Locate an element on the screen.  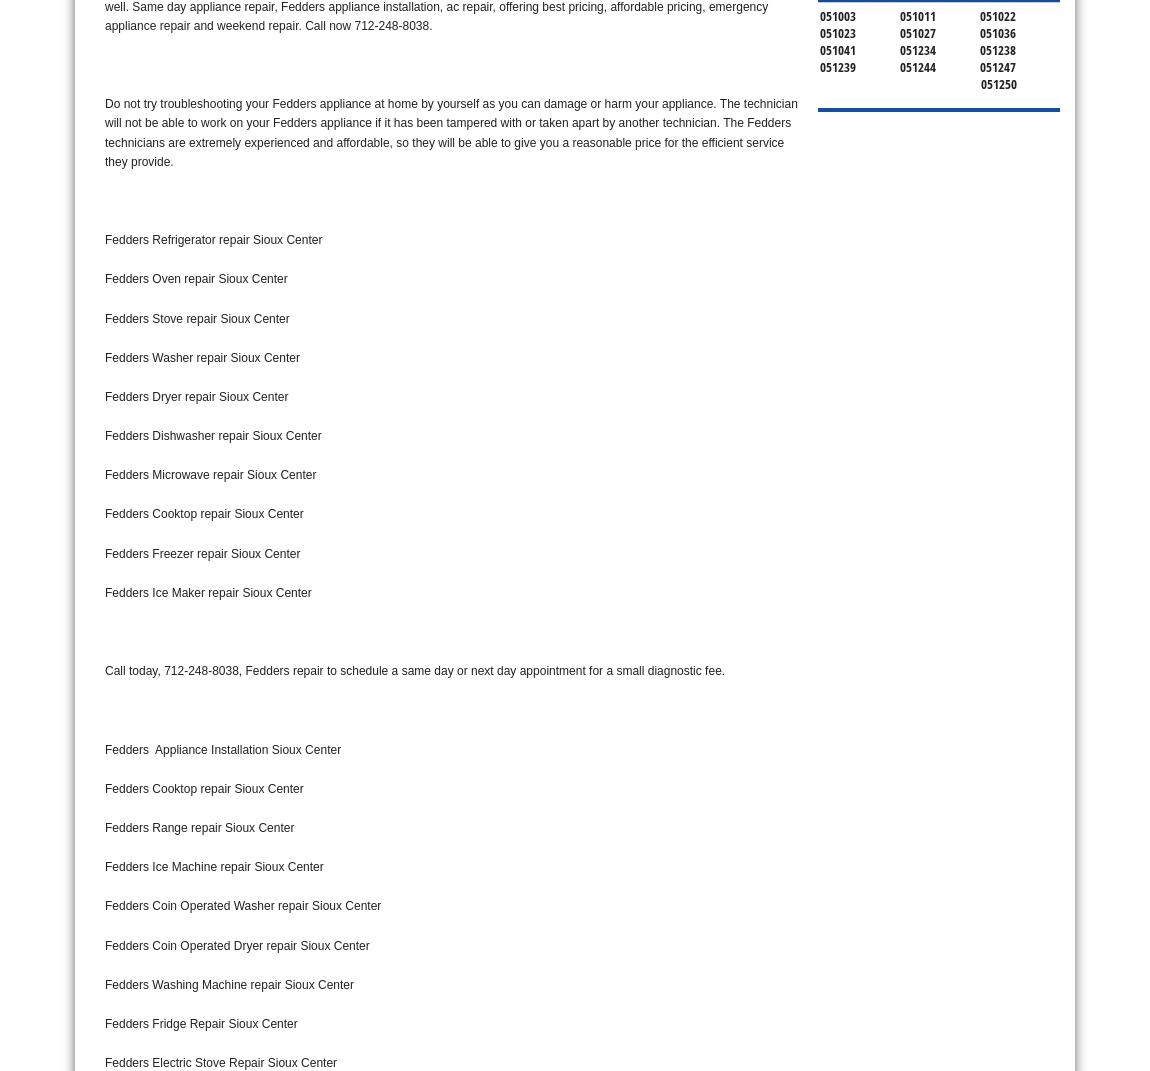
'Fedders Coin Operated Dryer repair Sioux Center' is located at coordinates (103, 944).